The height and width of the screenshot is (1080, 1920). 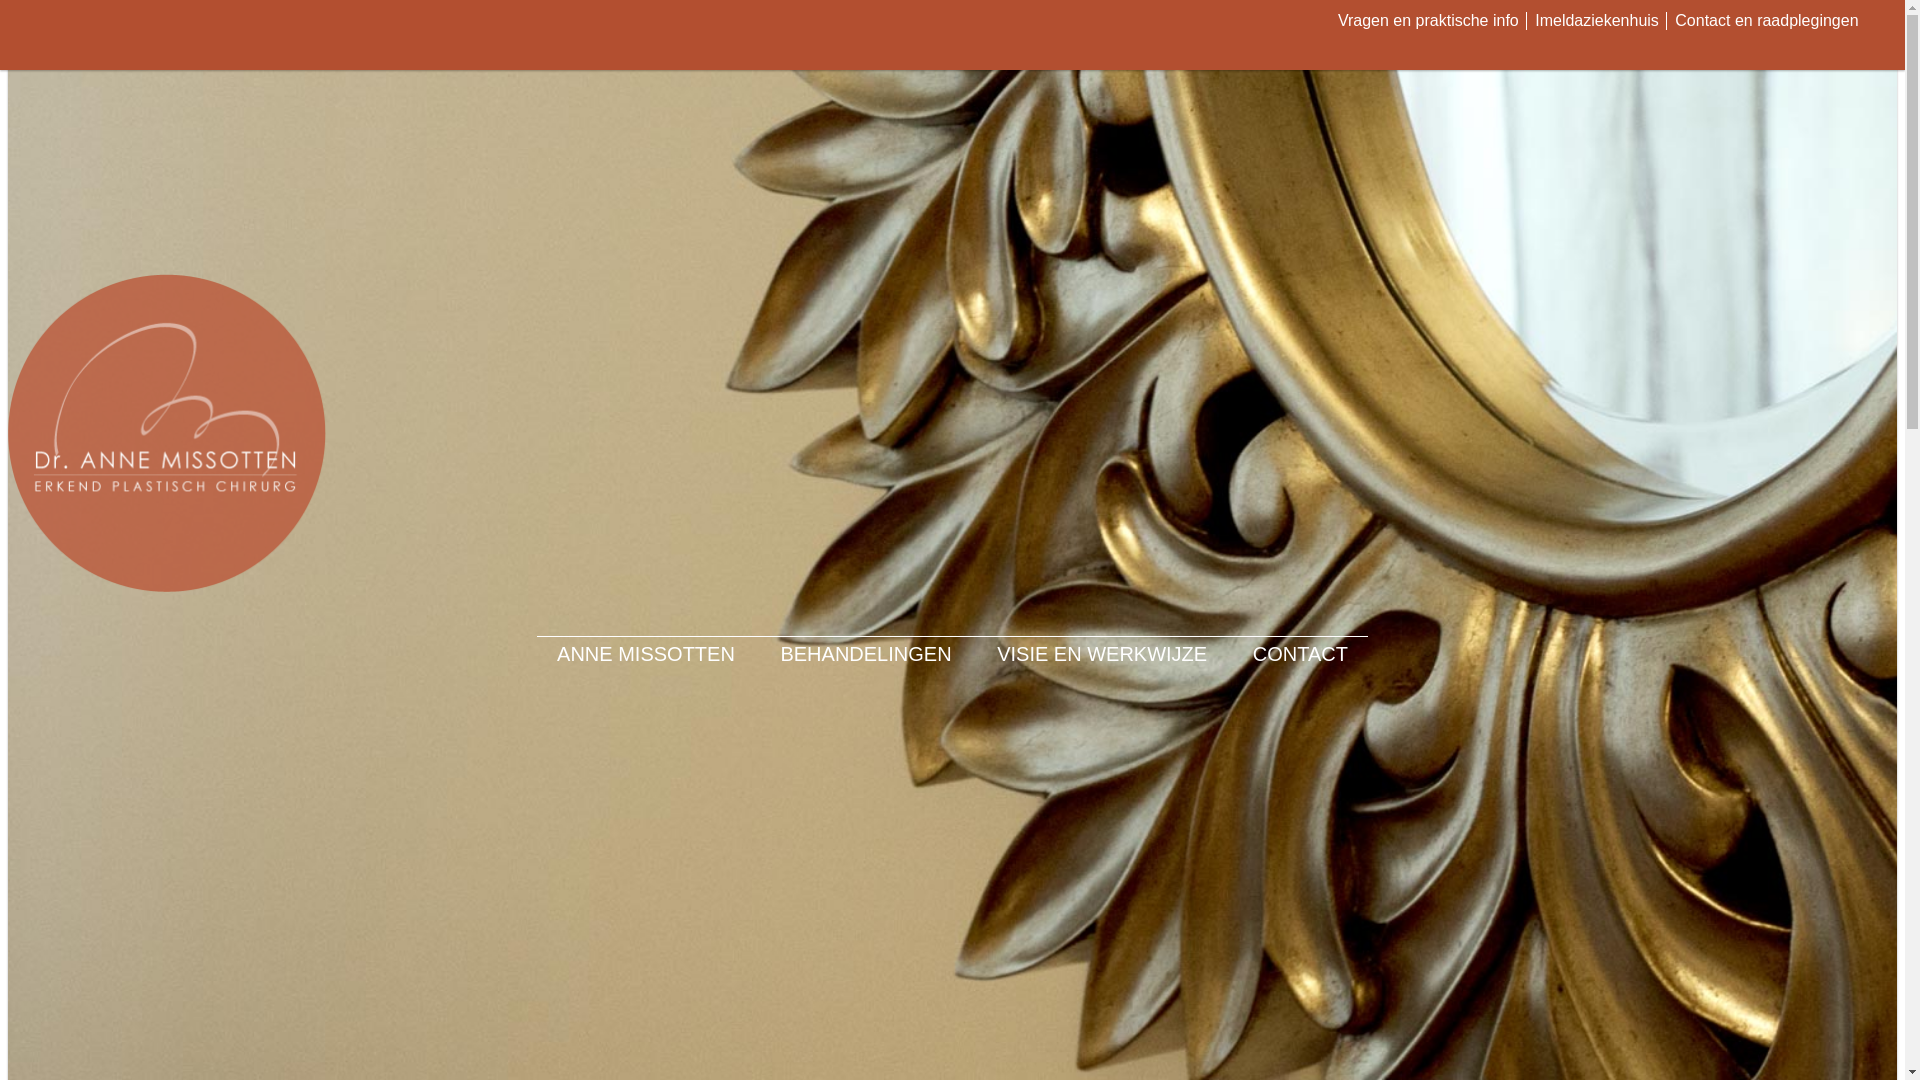 What do you see at coordinates (1596, 20) in the screenshot?
I see `'Imeldaziekenhuis'` at bounding box center [1596, 20].